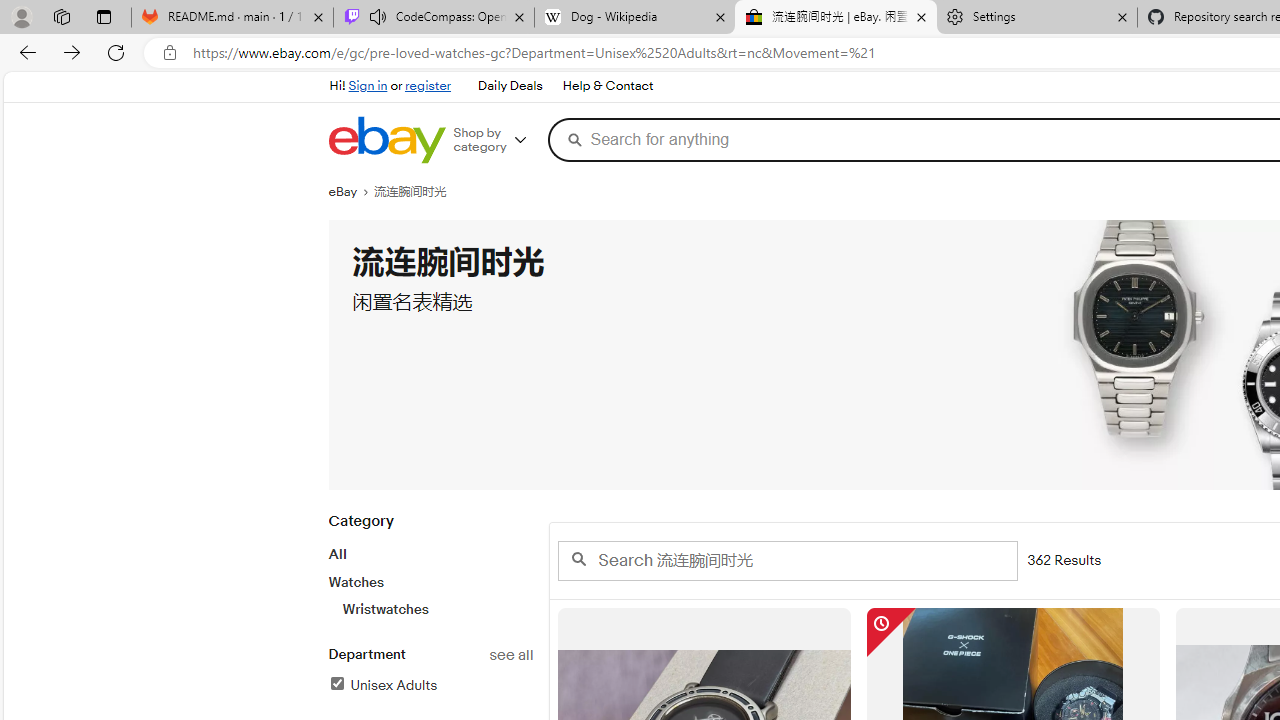  I want to click on 'CategoryAllWatchesWristwatches', so click(429, 576).